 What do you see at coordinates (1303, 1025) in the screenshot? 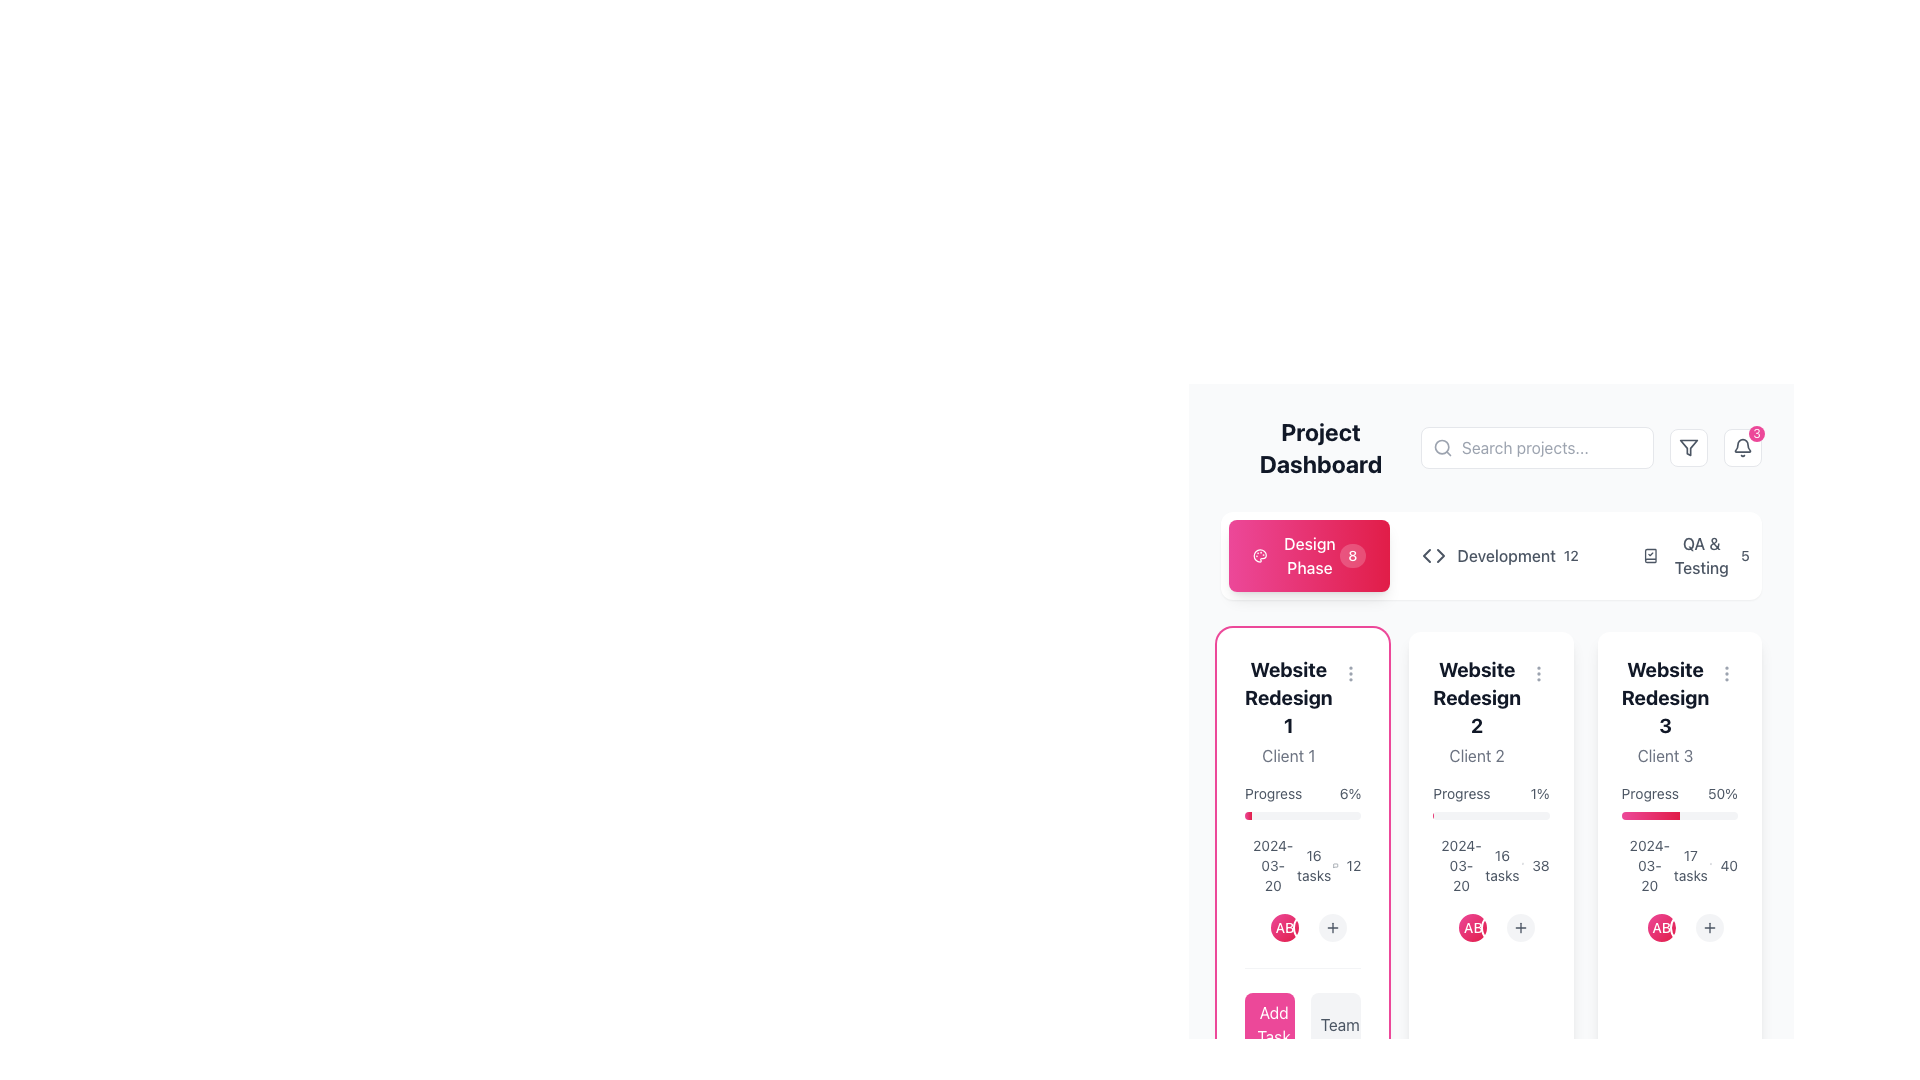
I see `the interactive buttons at the bottom of the 'Website Redesign 1' card for visual feedback effects` at bounding box center [1303, 1025].